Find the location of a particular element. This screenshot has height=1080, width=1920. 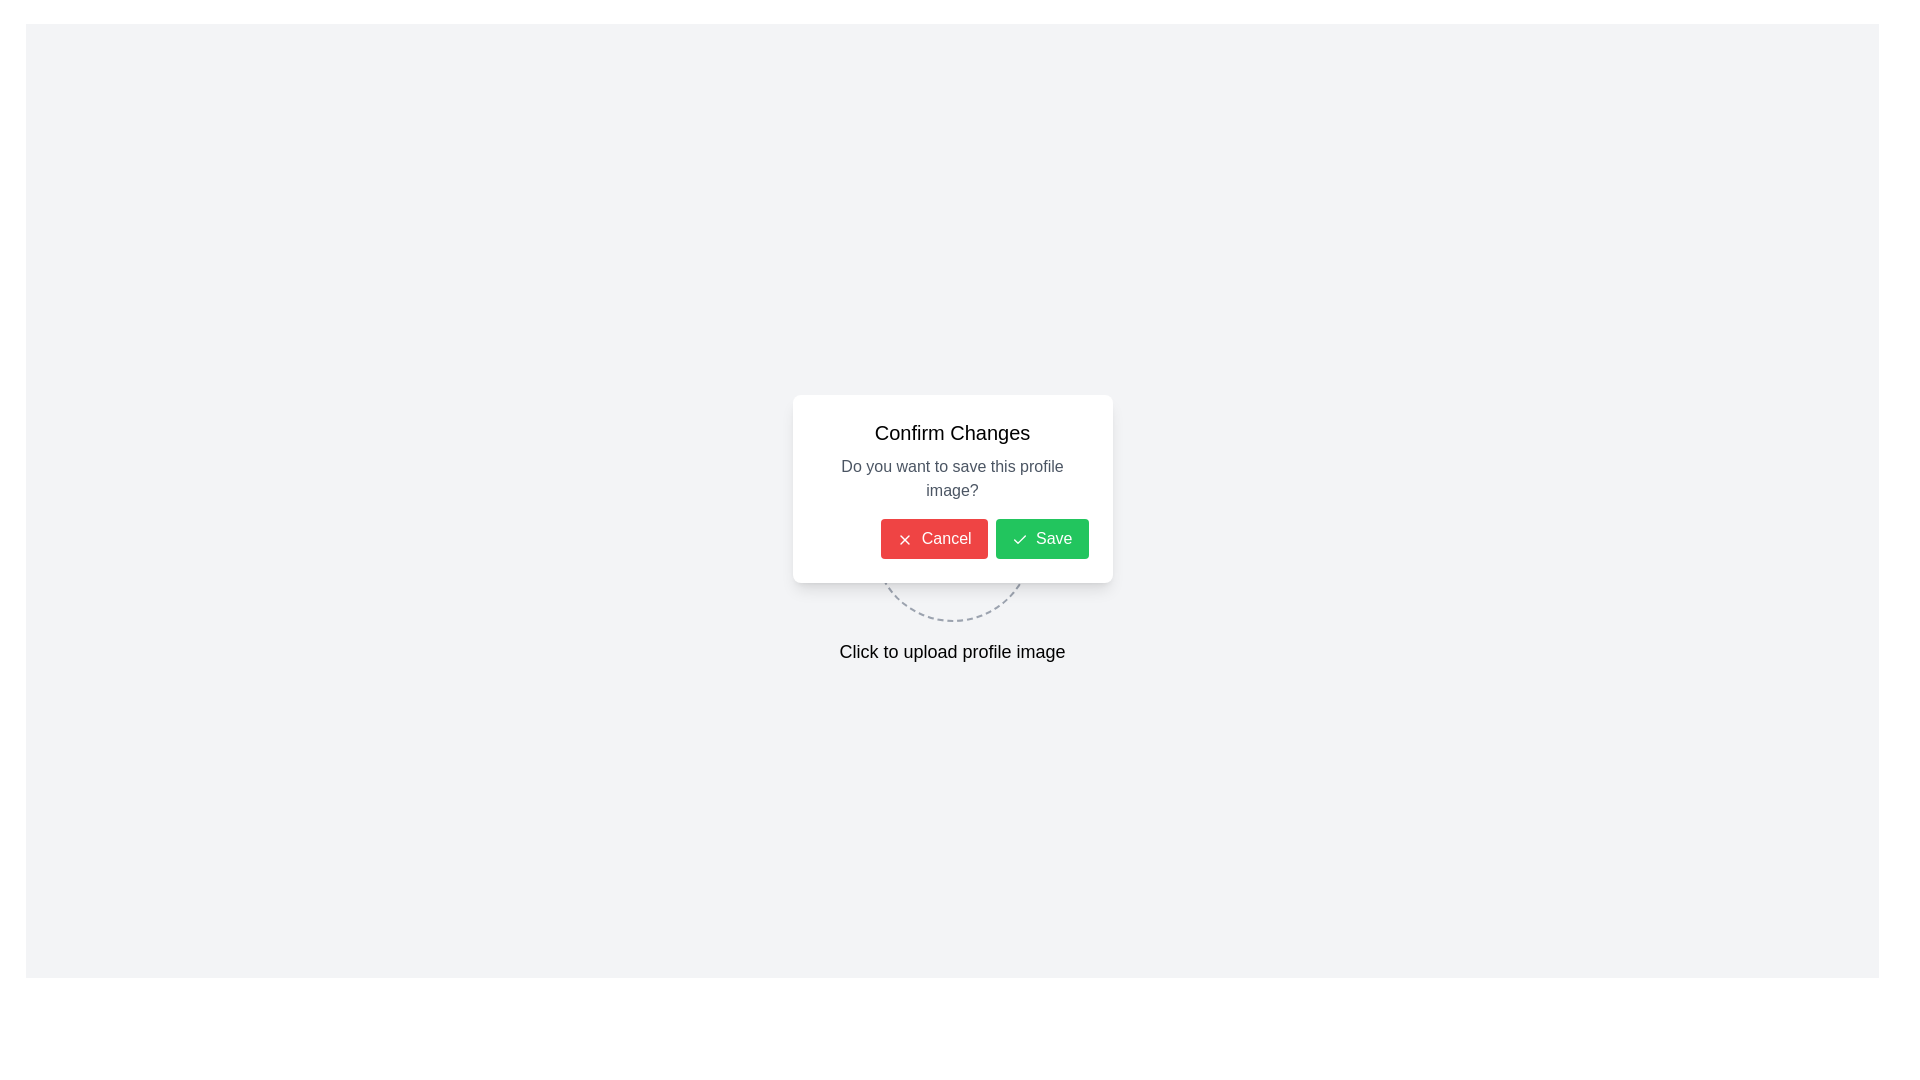

the leftmost button in the modal dialog is located at coordinates (933, 538).